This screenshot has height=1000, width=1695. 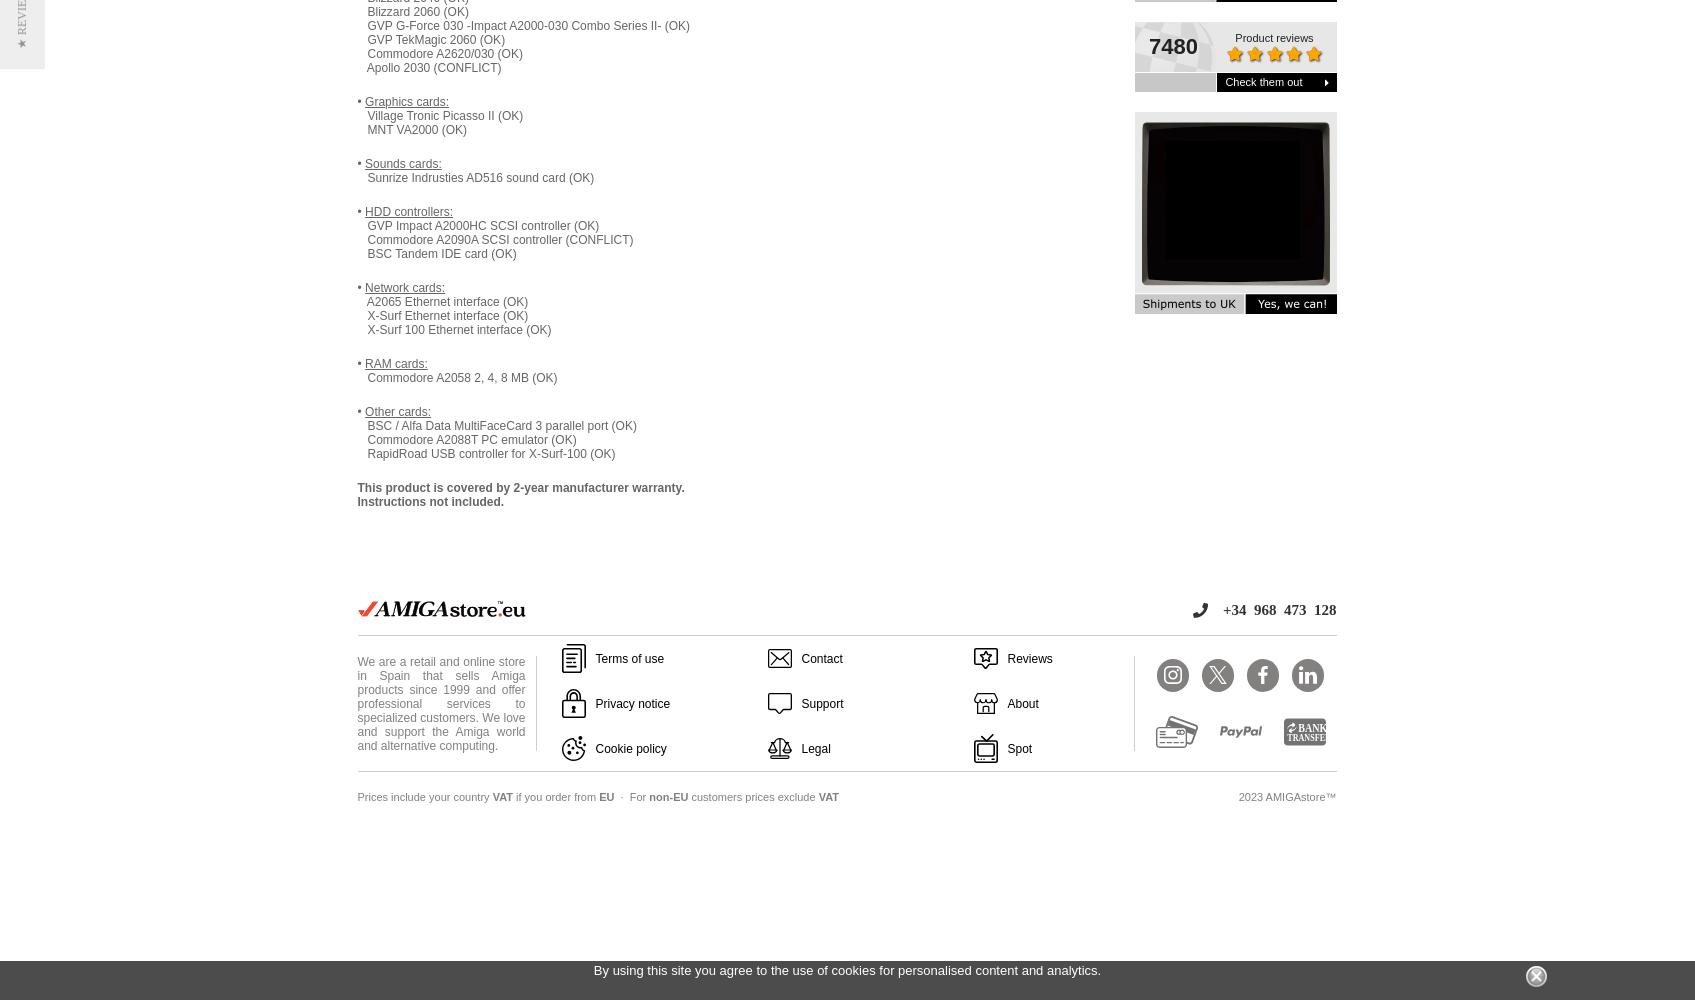 What do you see at coordinates (493, 239) in the screenshot?
I see `'Commodore A2090A SCSI controller (CONFLICT)'` at bounding box center [493, 239].